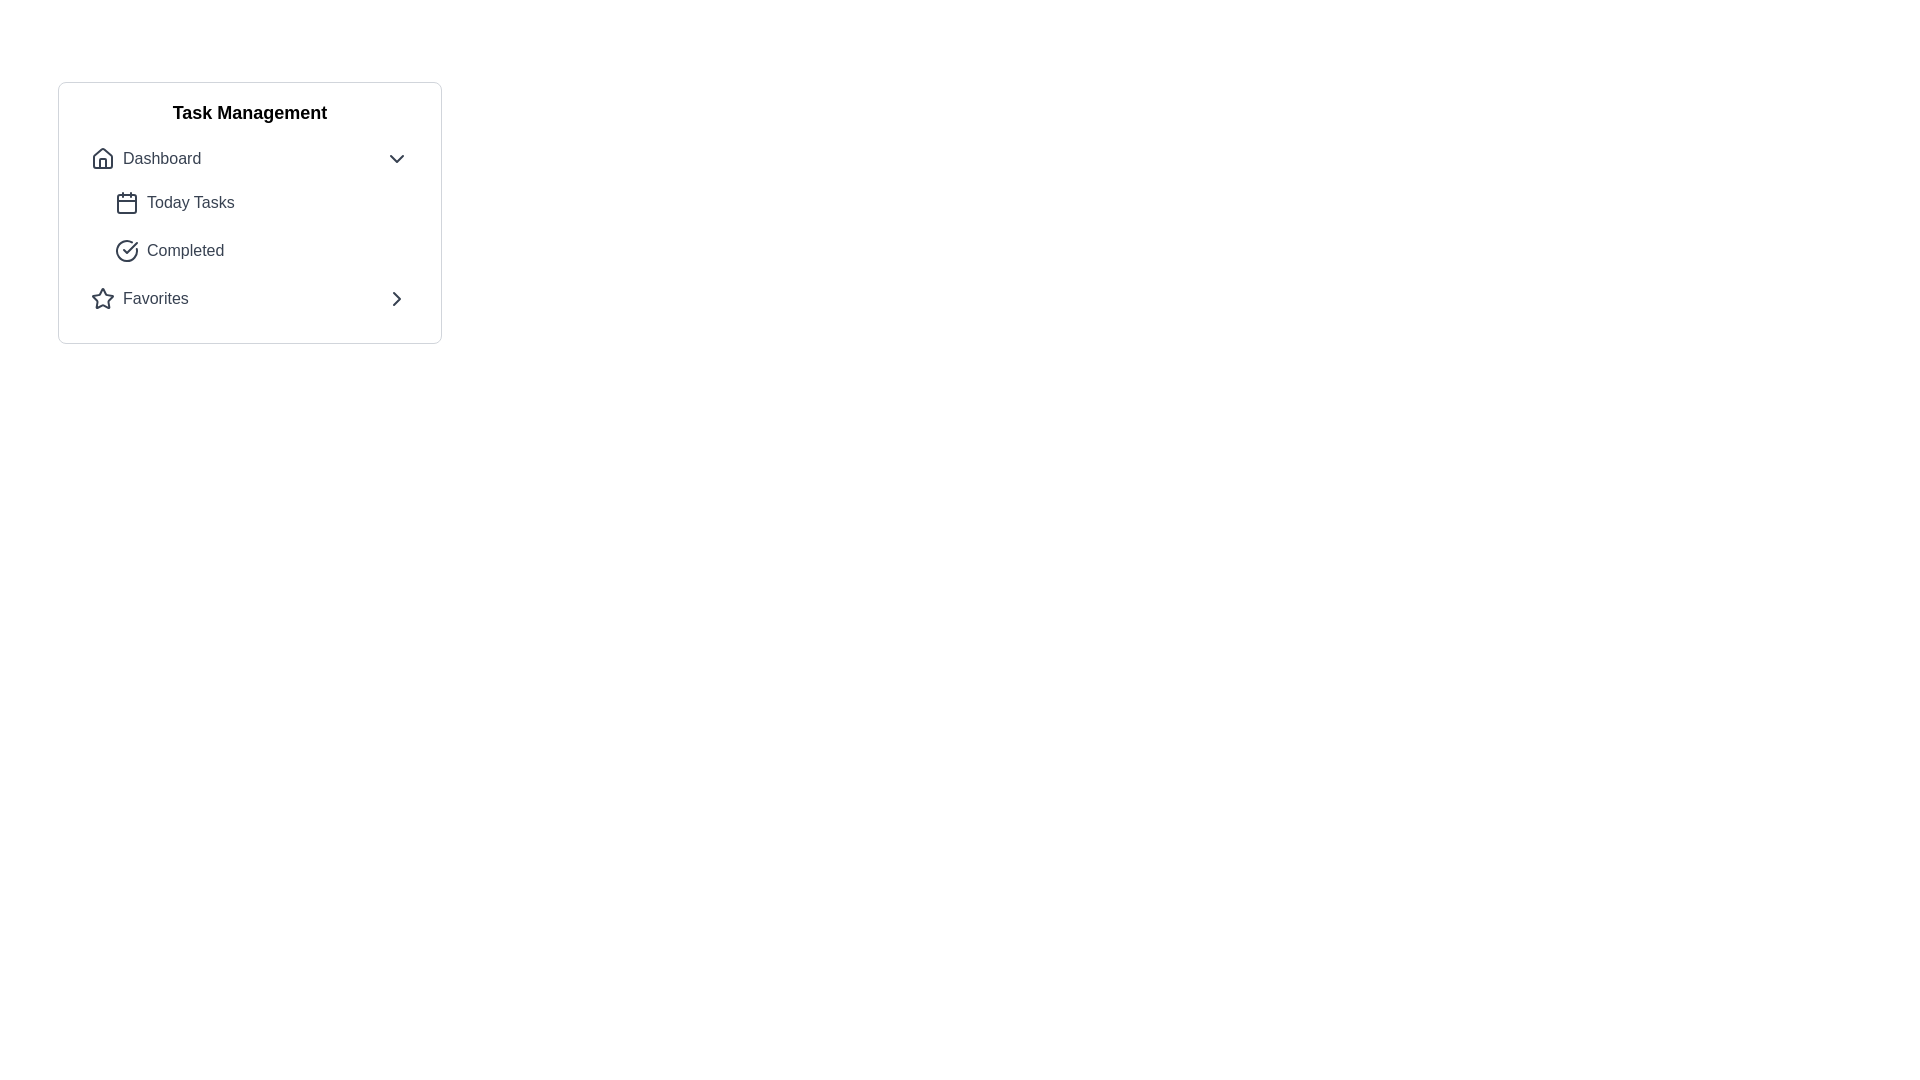 The height and width of the screenshot is (1080, 1920). I want to click on the calendar icon located to the left of the 'Today Tasks' text in the 'Task Management' menu, so click(125, 203).